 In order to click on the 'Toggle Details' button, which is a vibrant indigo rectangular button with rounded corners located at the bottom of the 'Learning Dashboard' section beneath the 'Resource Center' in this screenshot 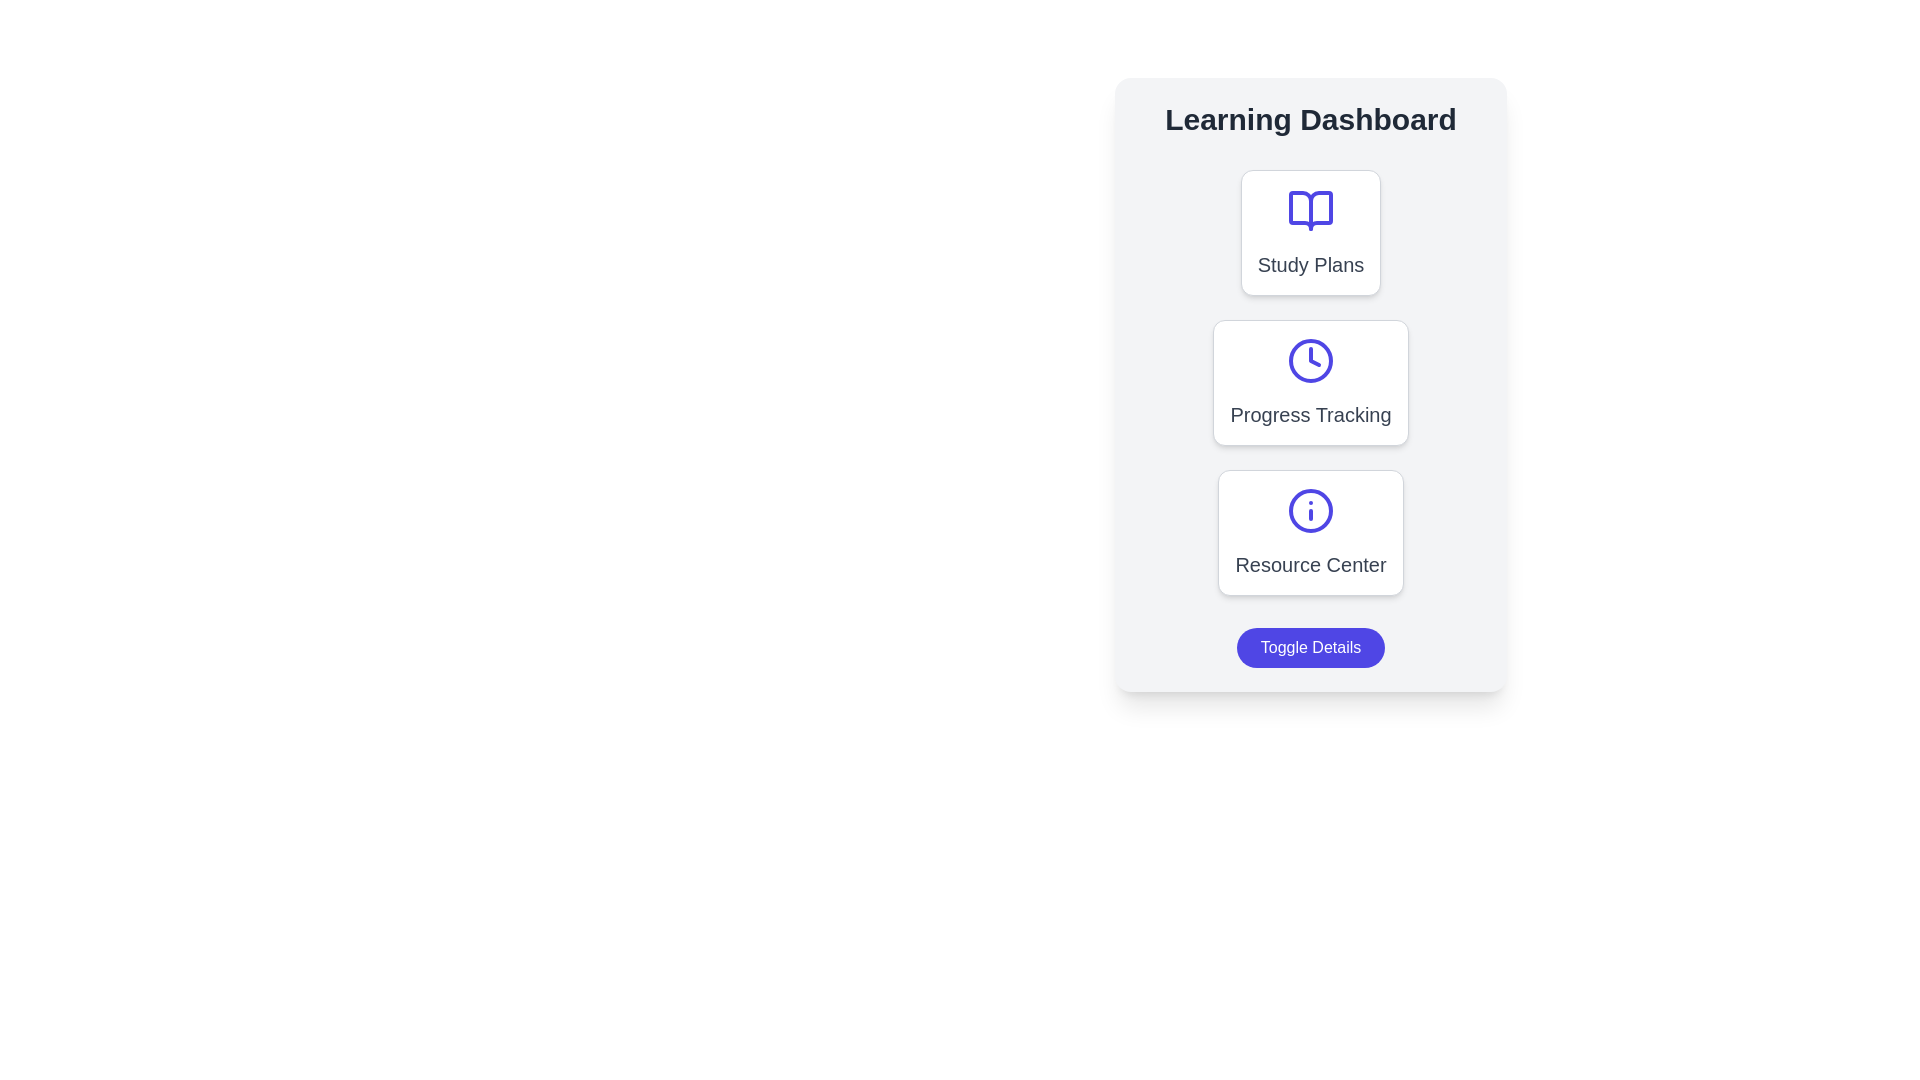, I will do `click(1310, 648)`.